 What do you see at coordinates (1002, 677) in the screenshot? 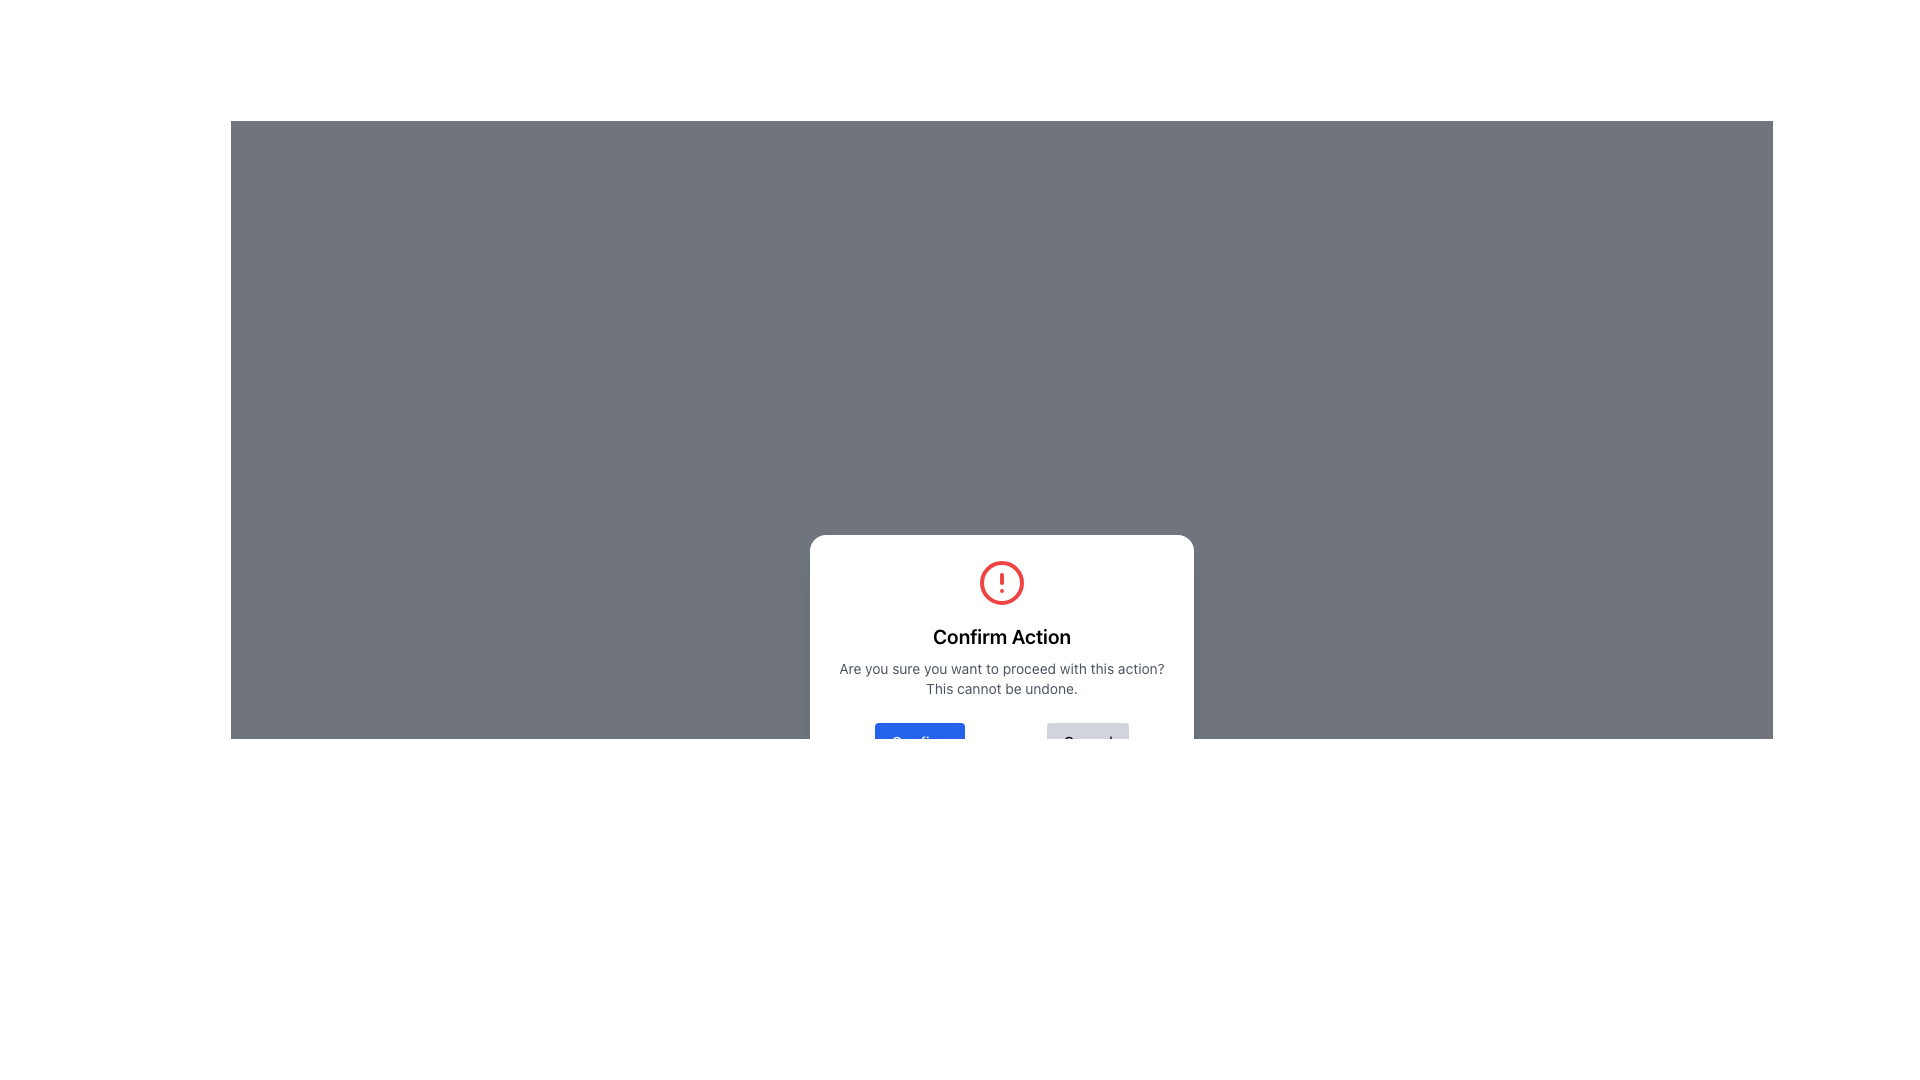
I see `warning message displayed in the static text element located centrally in the modal, beneath the header labeled 'Confirm Action'` at bounding box center [1002, 677].